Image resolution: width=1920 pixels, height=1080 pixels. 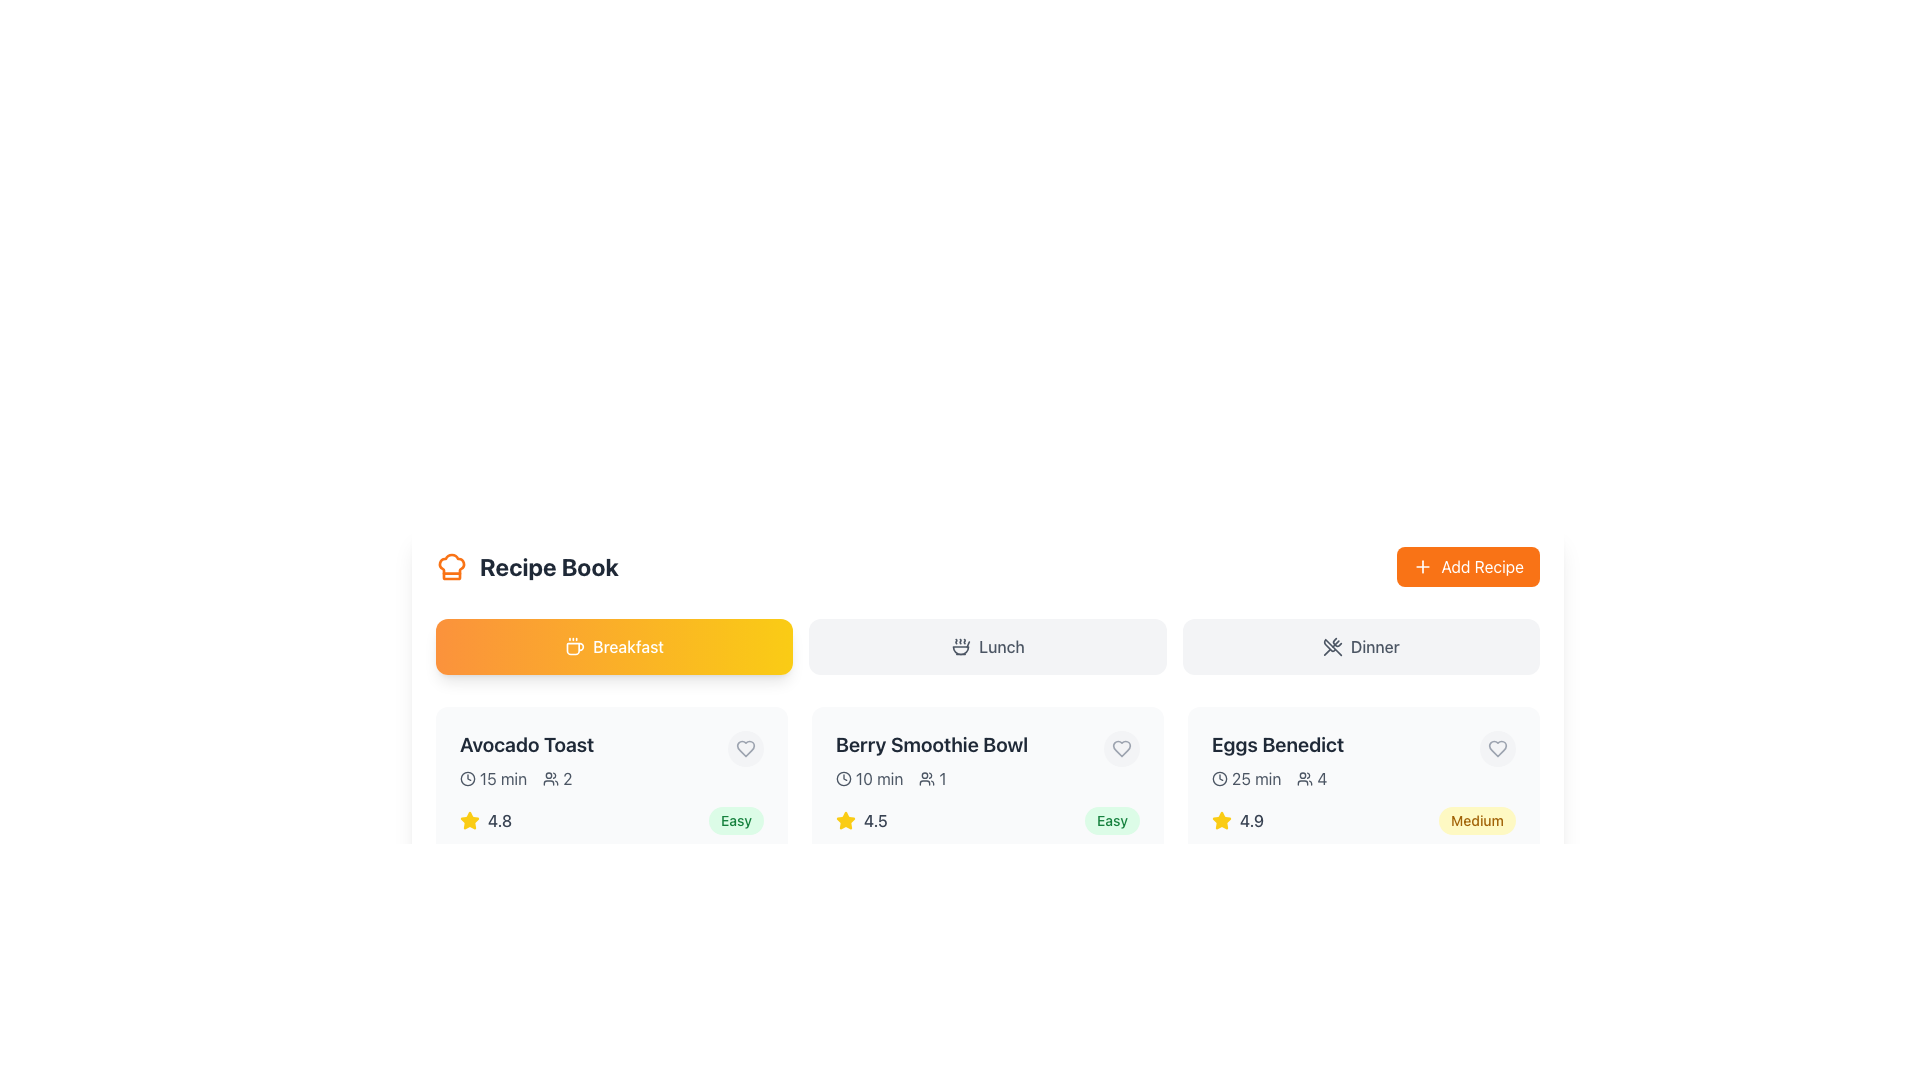 I want to click on the icon representing the lunch category, which is located within a rounded rectangular button labeled 'Lunch', so click(x=961, y=647).